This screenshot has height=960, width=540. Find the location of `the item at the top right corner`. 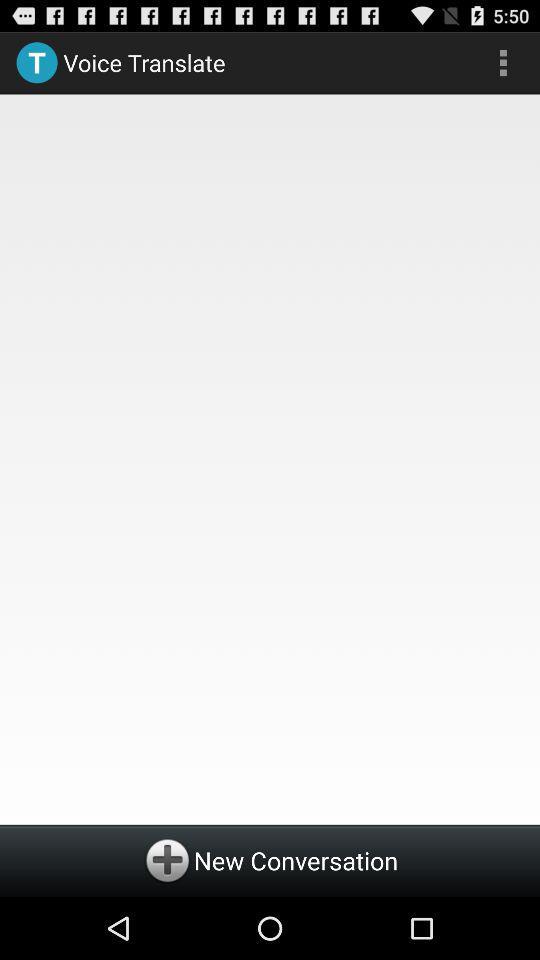

the item at the top right corner is located at coordinates (502, 62).